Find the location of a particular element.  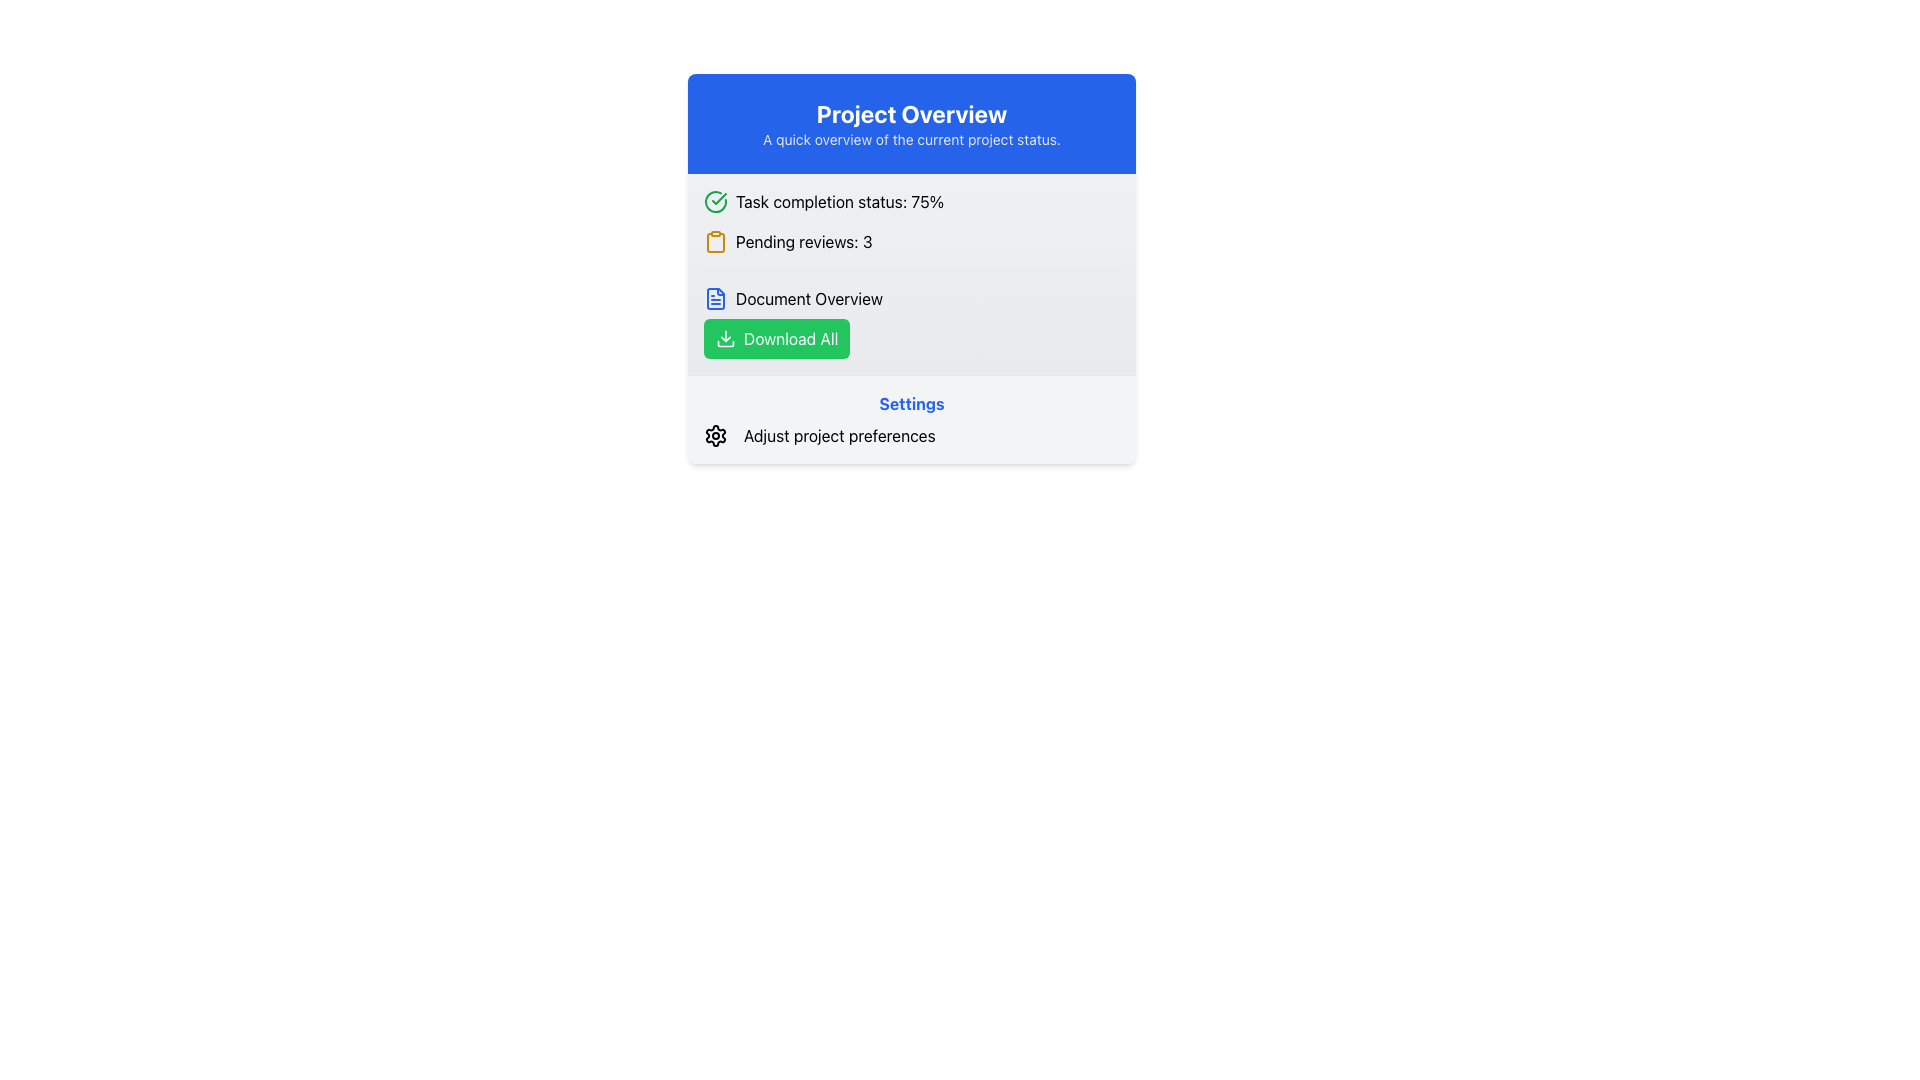

the main heading text label of the card component, which is positioned at the top of a blue background with white text is located at coordinates (911, 114).